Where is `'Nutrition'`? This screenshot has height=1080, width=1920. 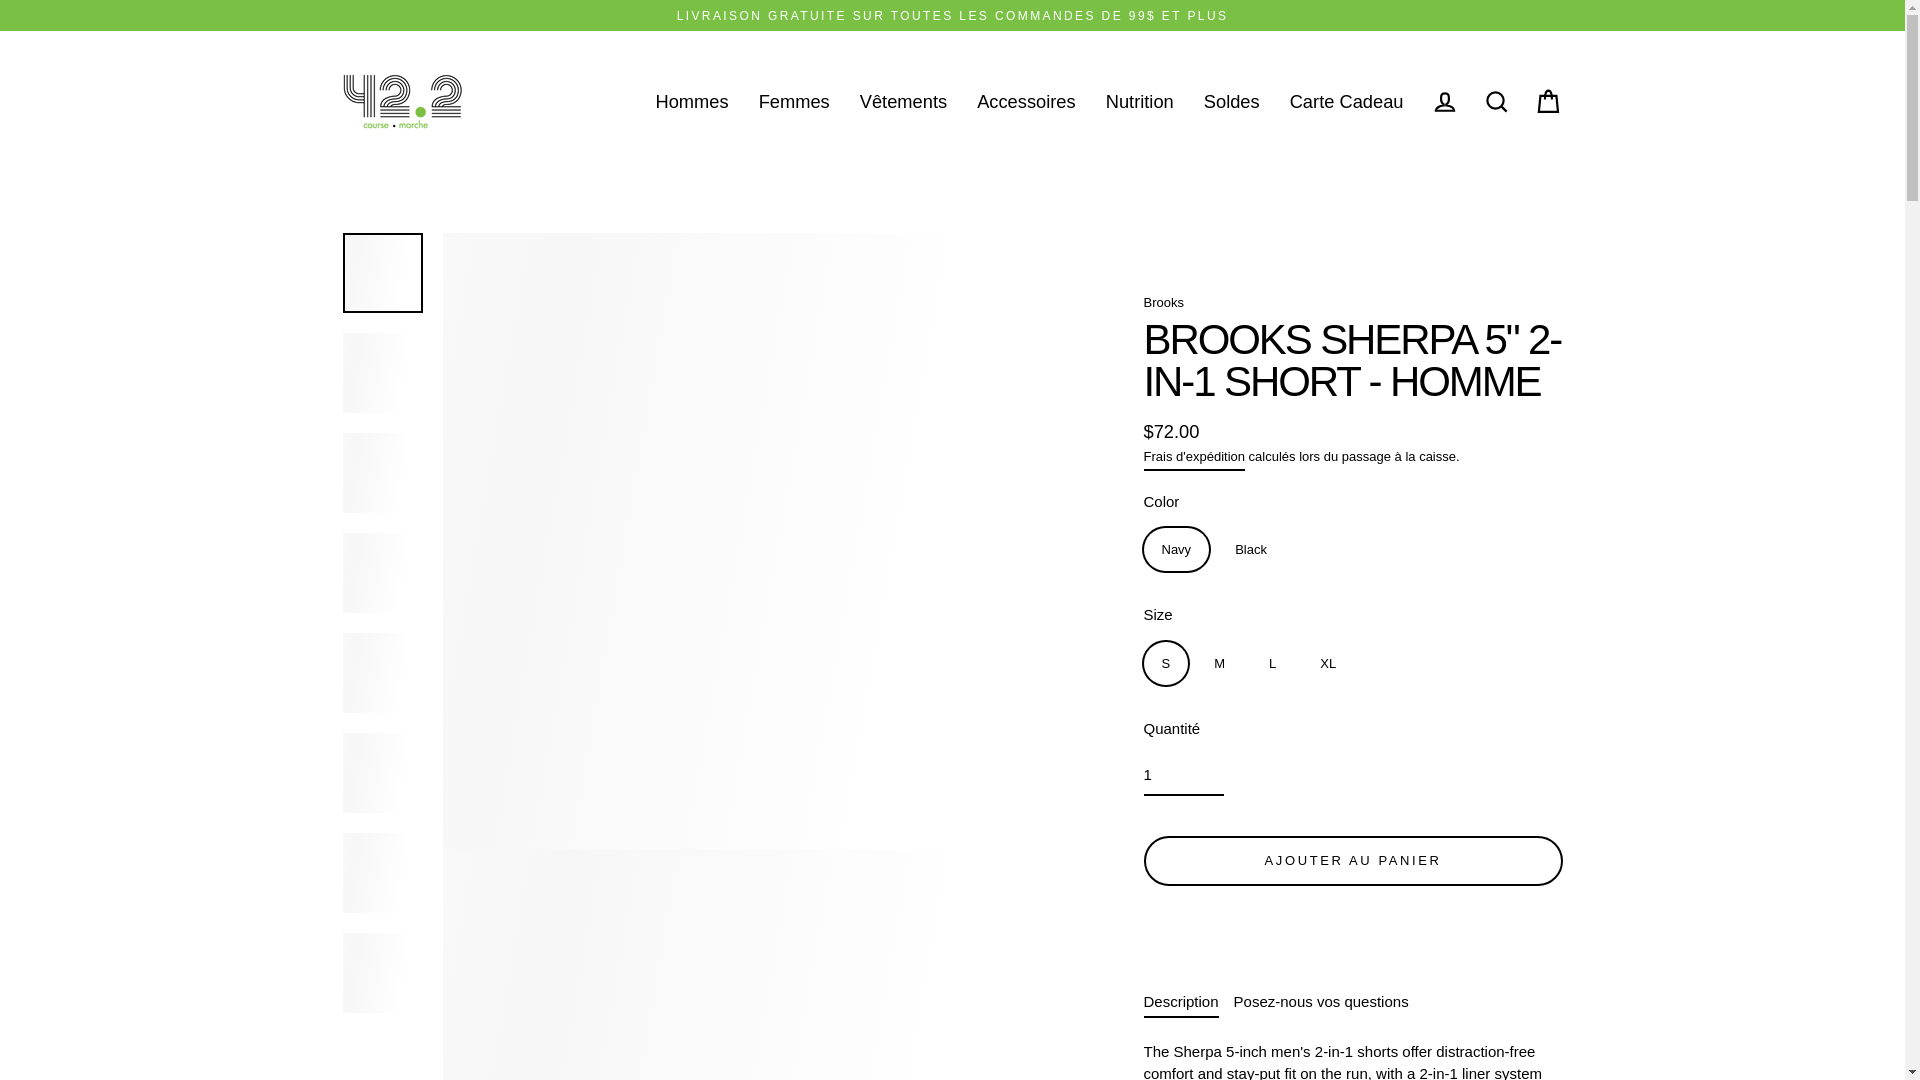 'Nutrition' is located at coordinates (1140, 101).